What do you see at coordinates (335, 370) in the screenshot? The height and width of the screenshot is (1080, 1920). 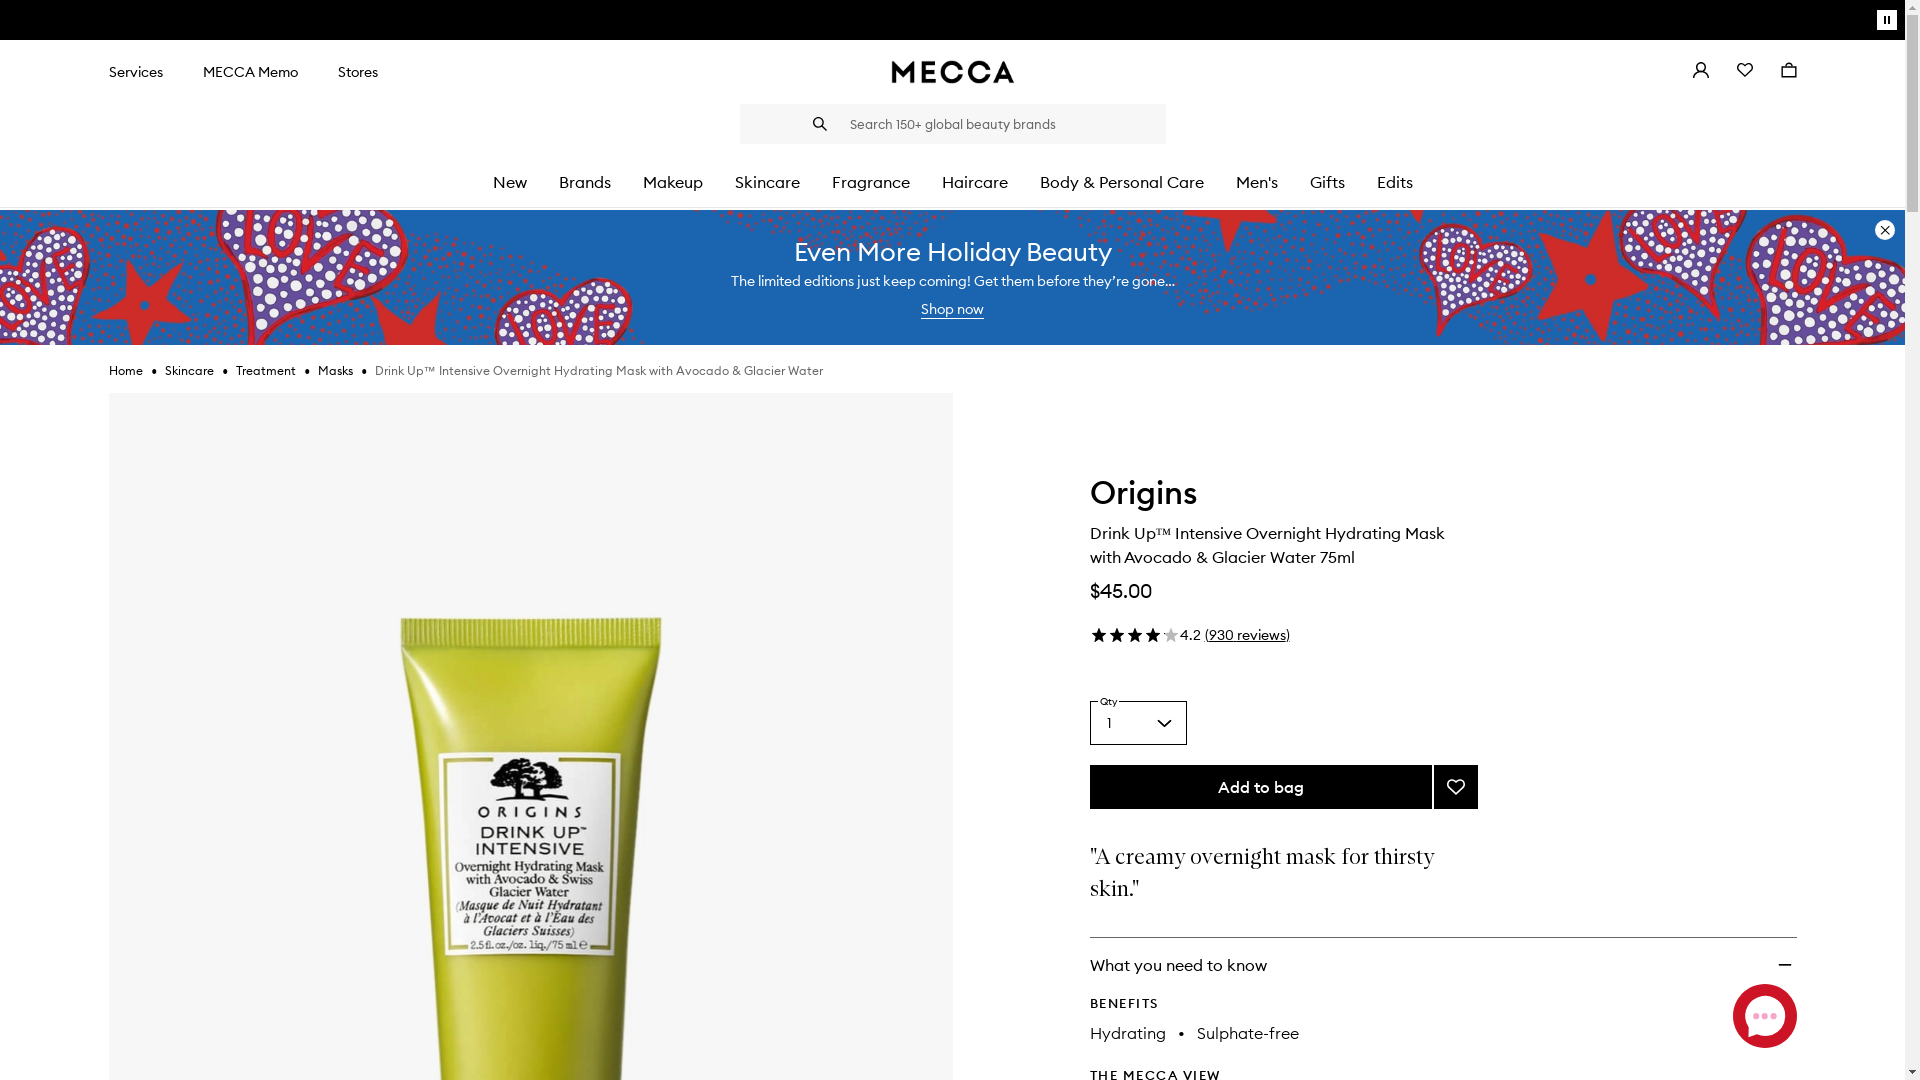 I see `'Masks'` at bounding box center [335, 370].